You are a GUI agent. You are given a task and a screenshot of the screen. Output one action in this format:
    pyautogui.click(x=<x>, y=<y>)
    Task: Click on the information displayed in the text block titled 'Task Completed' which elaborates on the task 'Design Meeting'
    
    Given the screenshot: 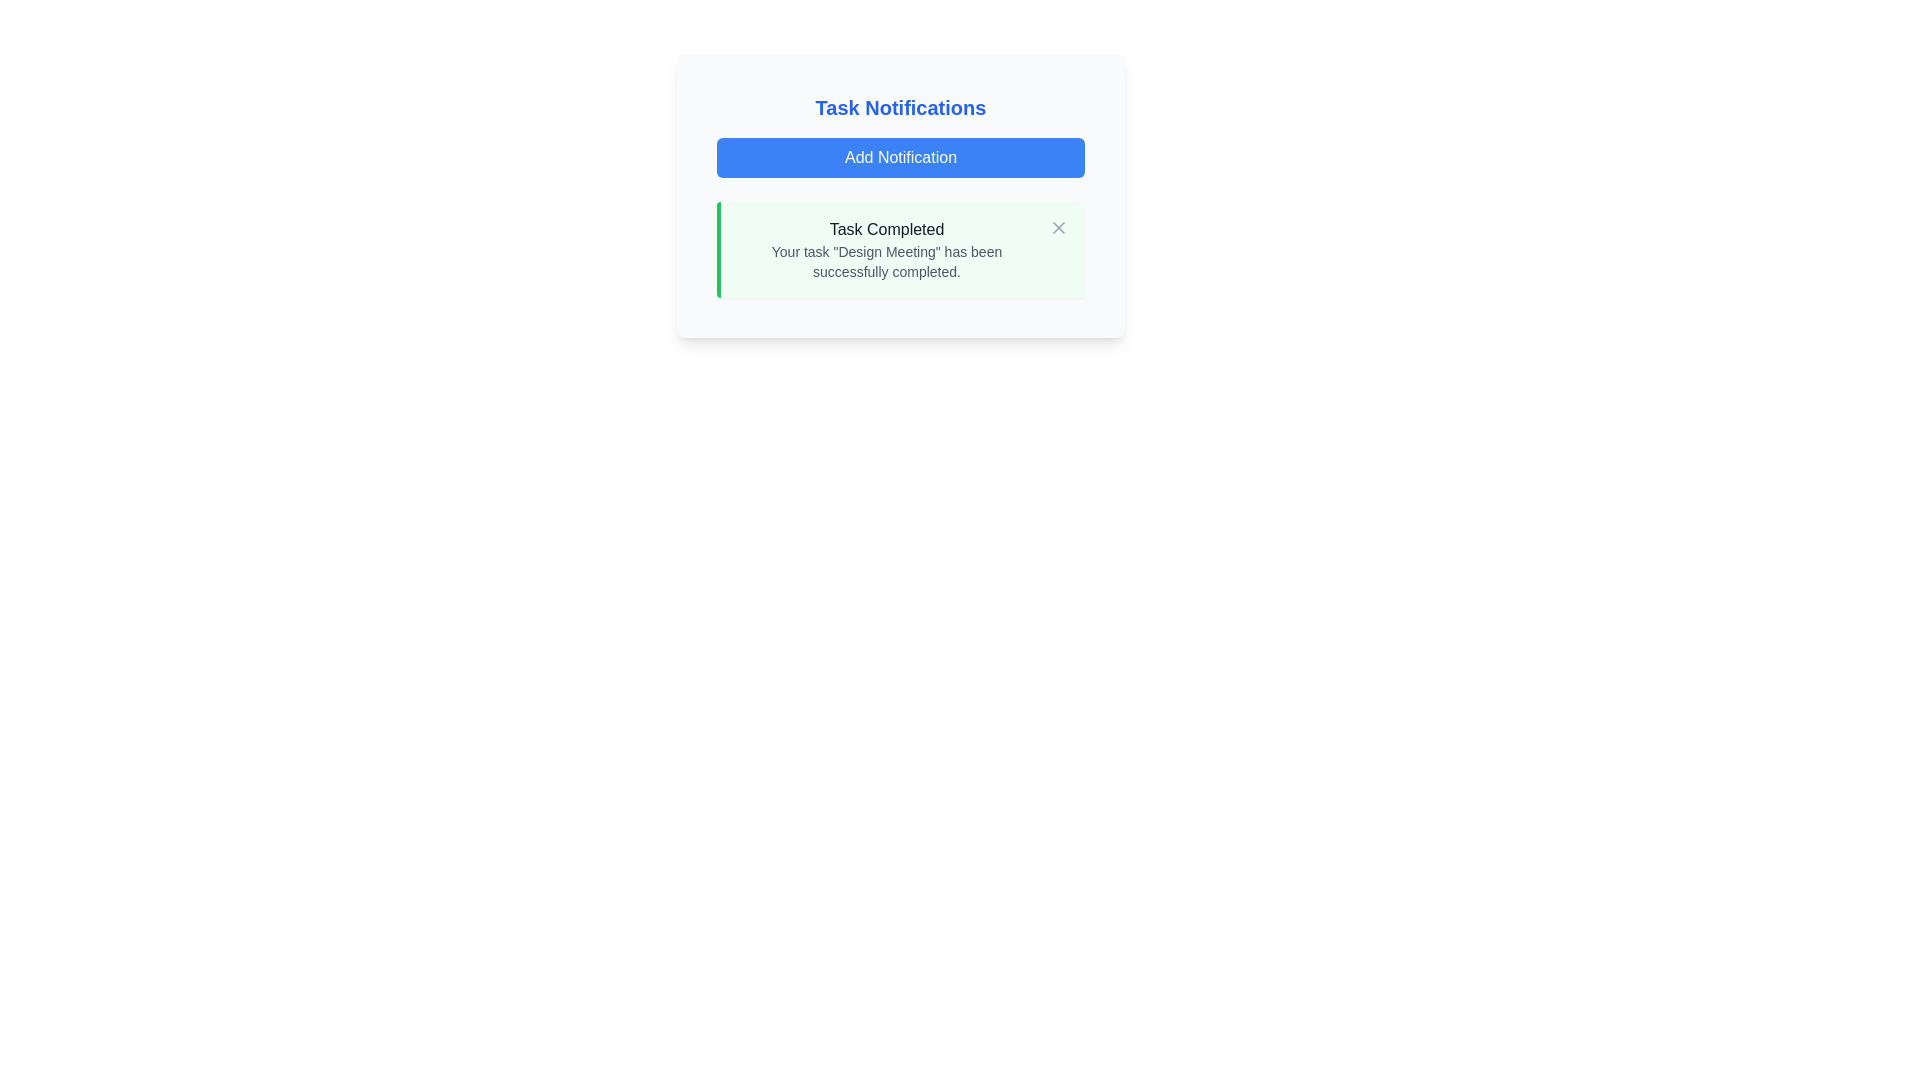 What is the action you would take?
    pyautogui.click(x=886, y=249)
    